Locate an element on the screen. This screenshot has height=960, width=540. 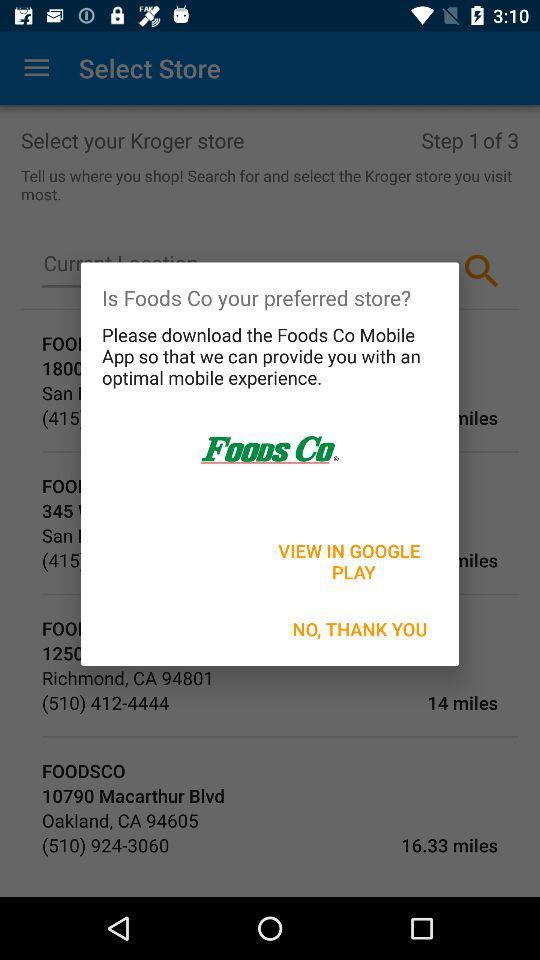
view in google item is located at coordinates (350, 561).